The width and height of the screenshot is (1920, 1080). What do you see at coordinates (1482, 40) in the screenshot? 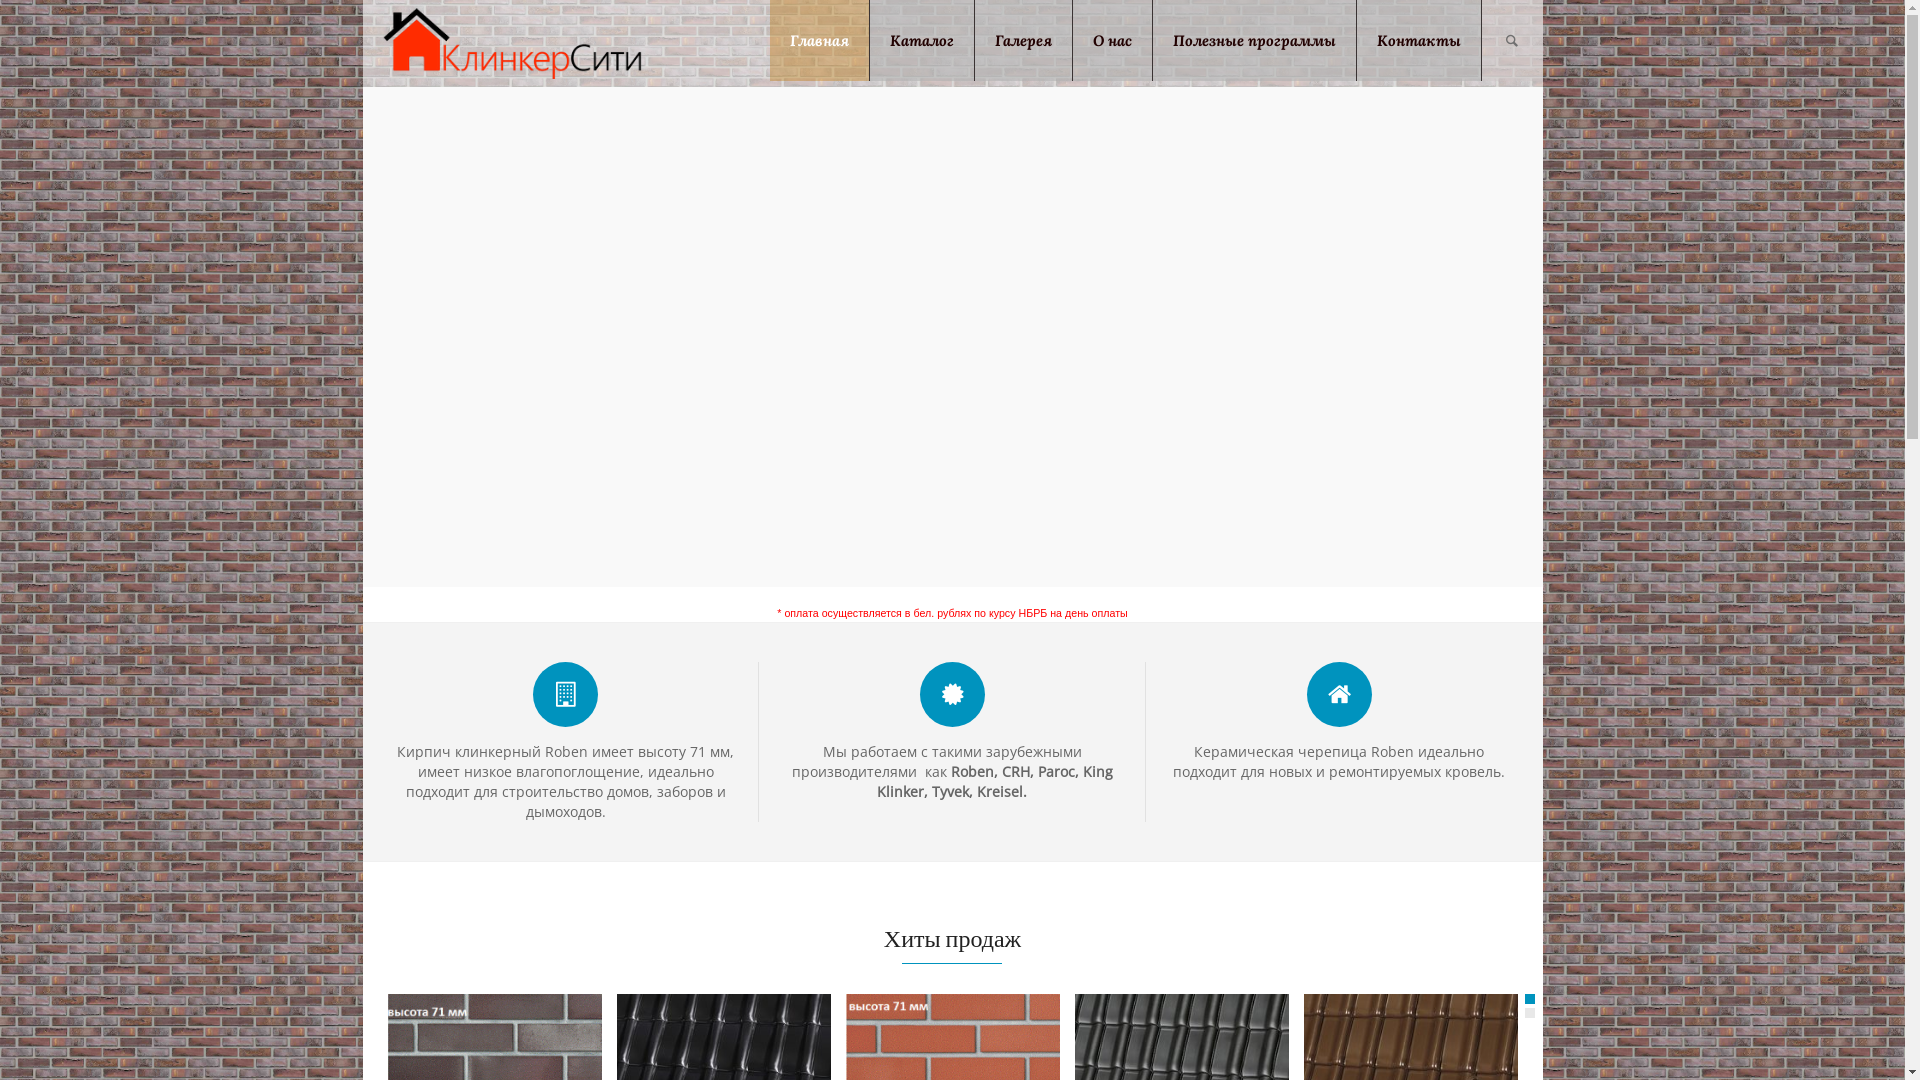
I see `'Search'` at bounding box center [1482, 40].